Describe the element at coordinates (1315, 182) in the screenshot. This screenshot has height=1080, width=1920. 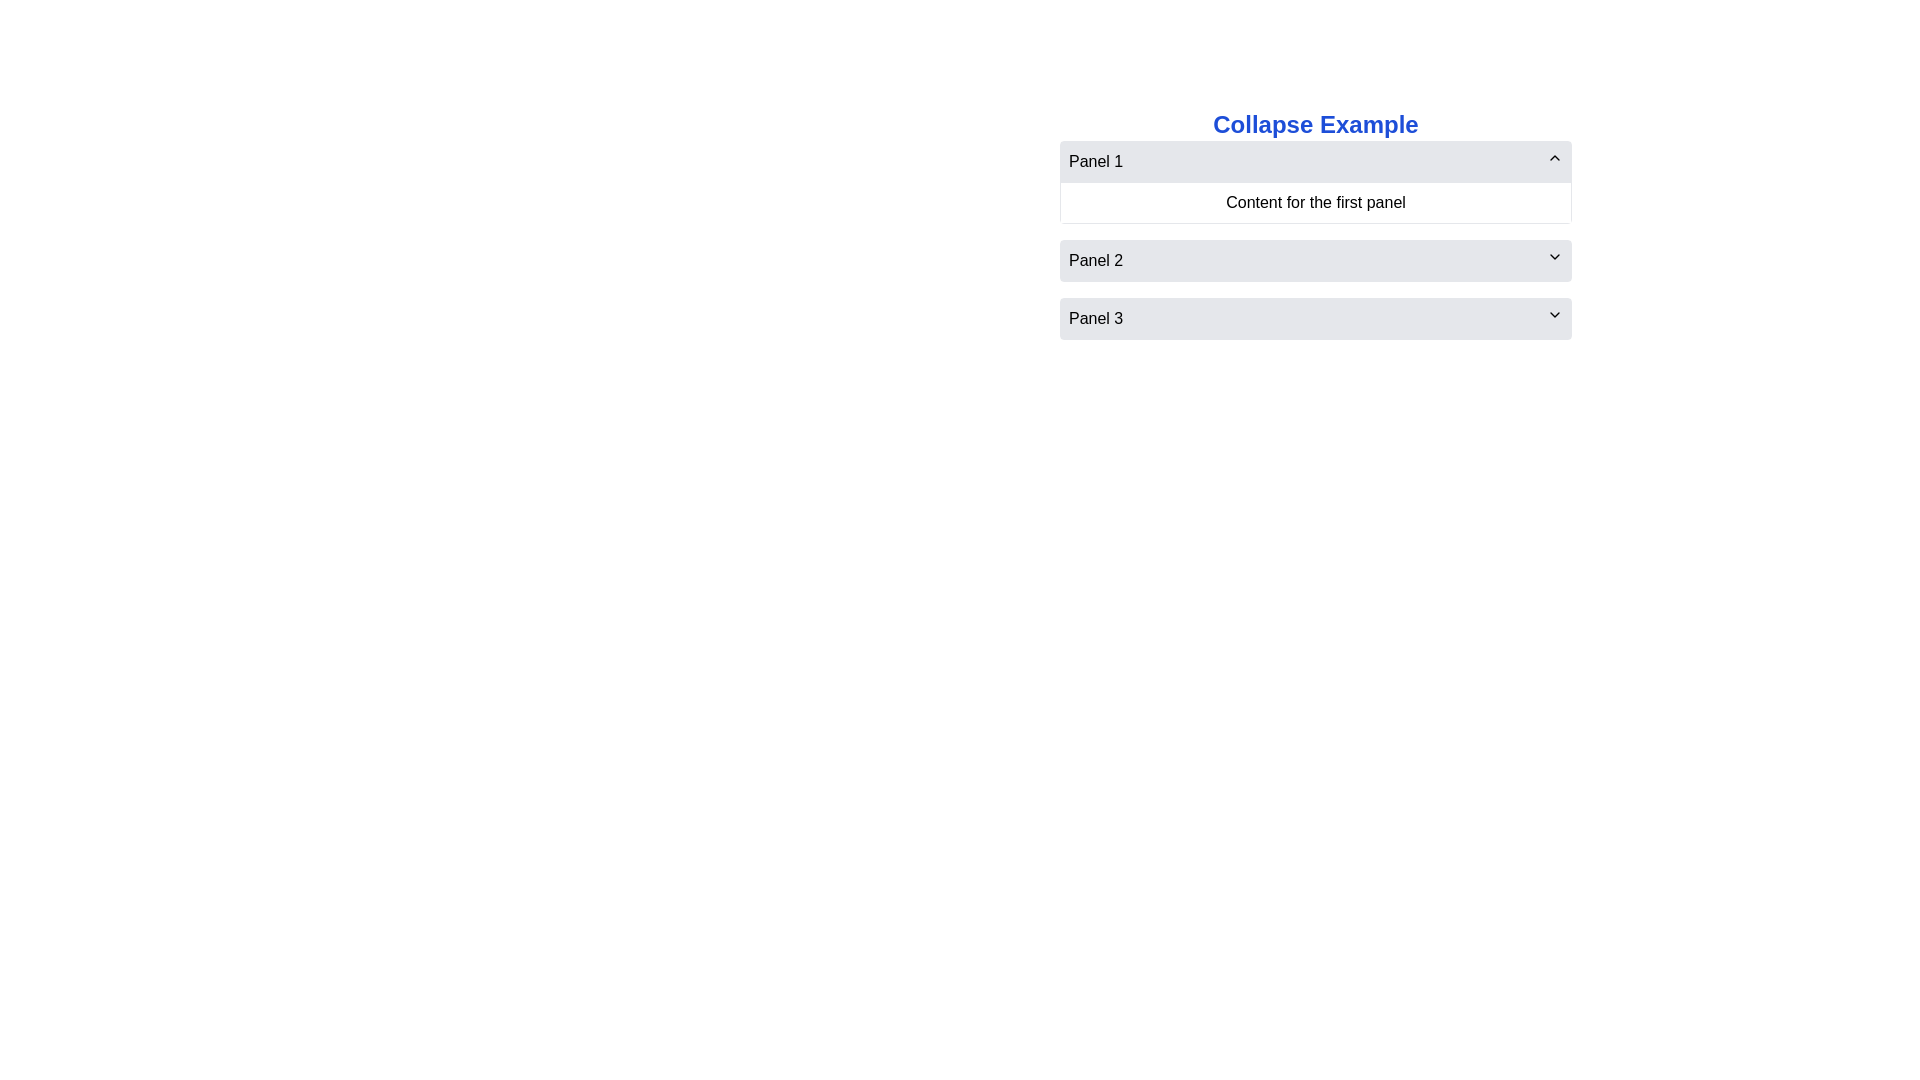
I see `the chevron icon on the first collapsible panel under the heading 'Collapse Example'` at that location.